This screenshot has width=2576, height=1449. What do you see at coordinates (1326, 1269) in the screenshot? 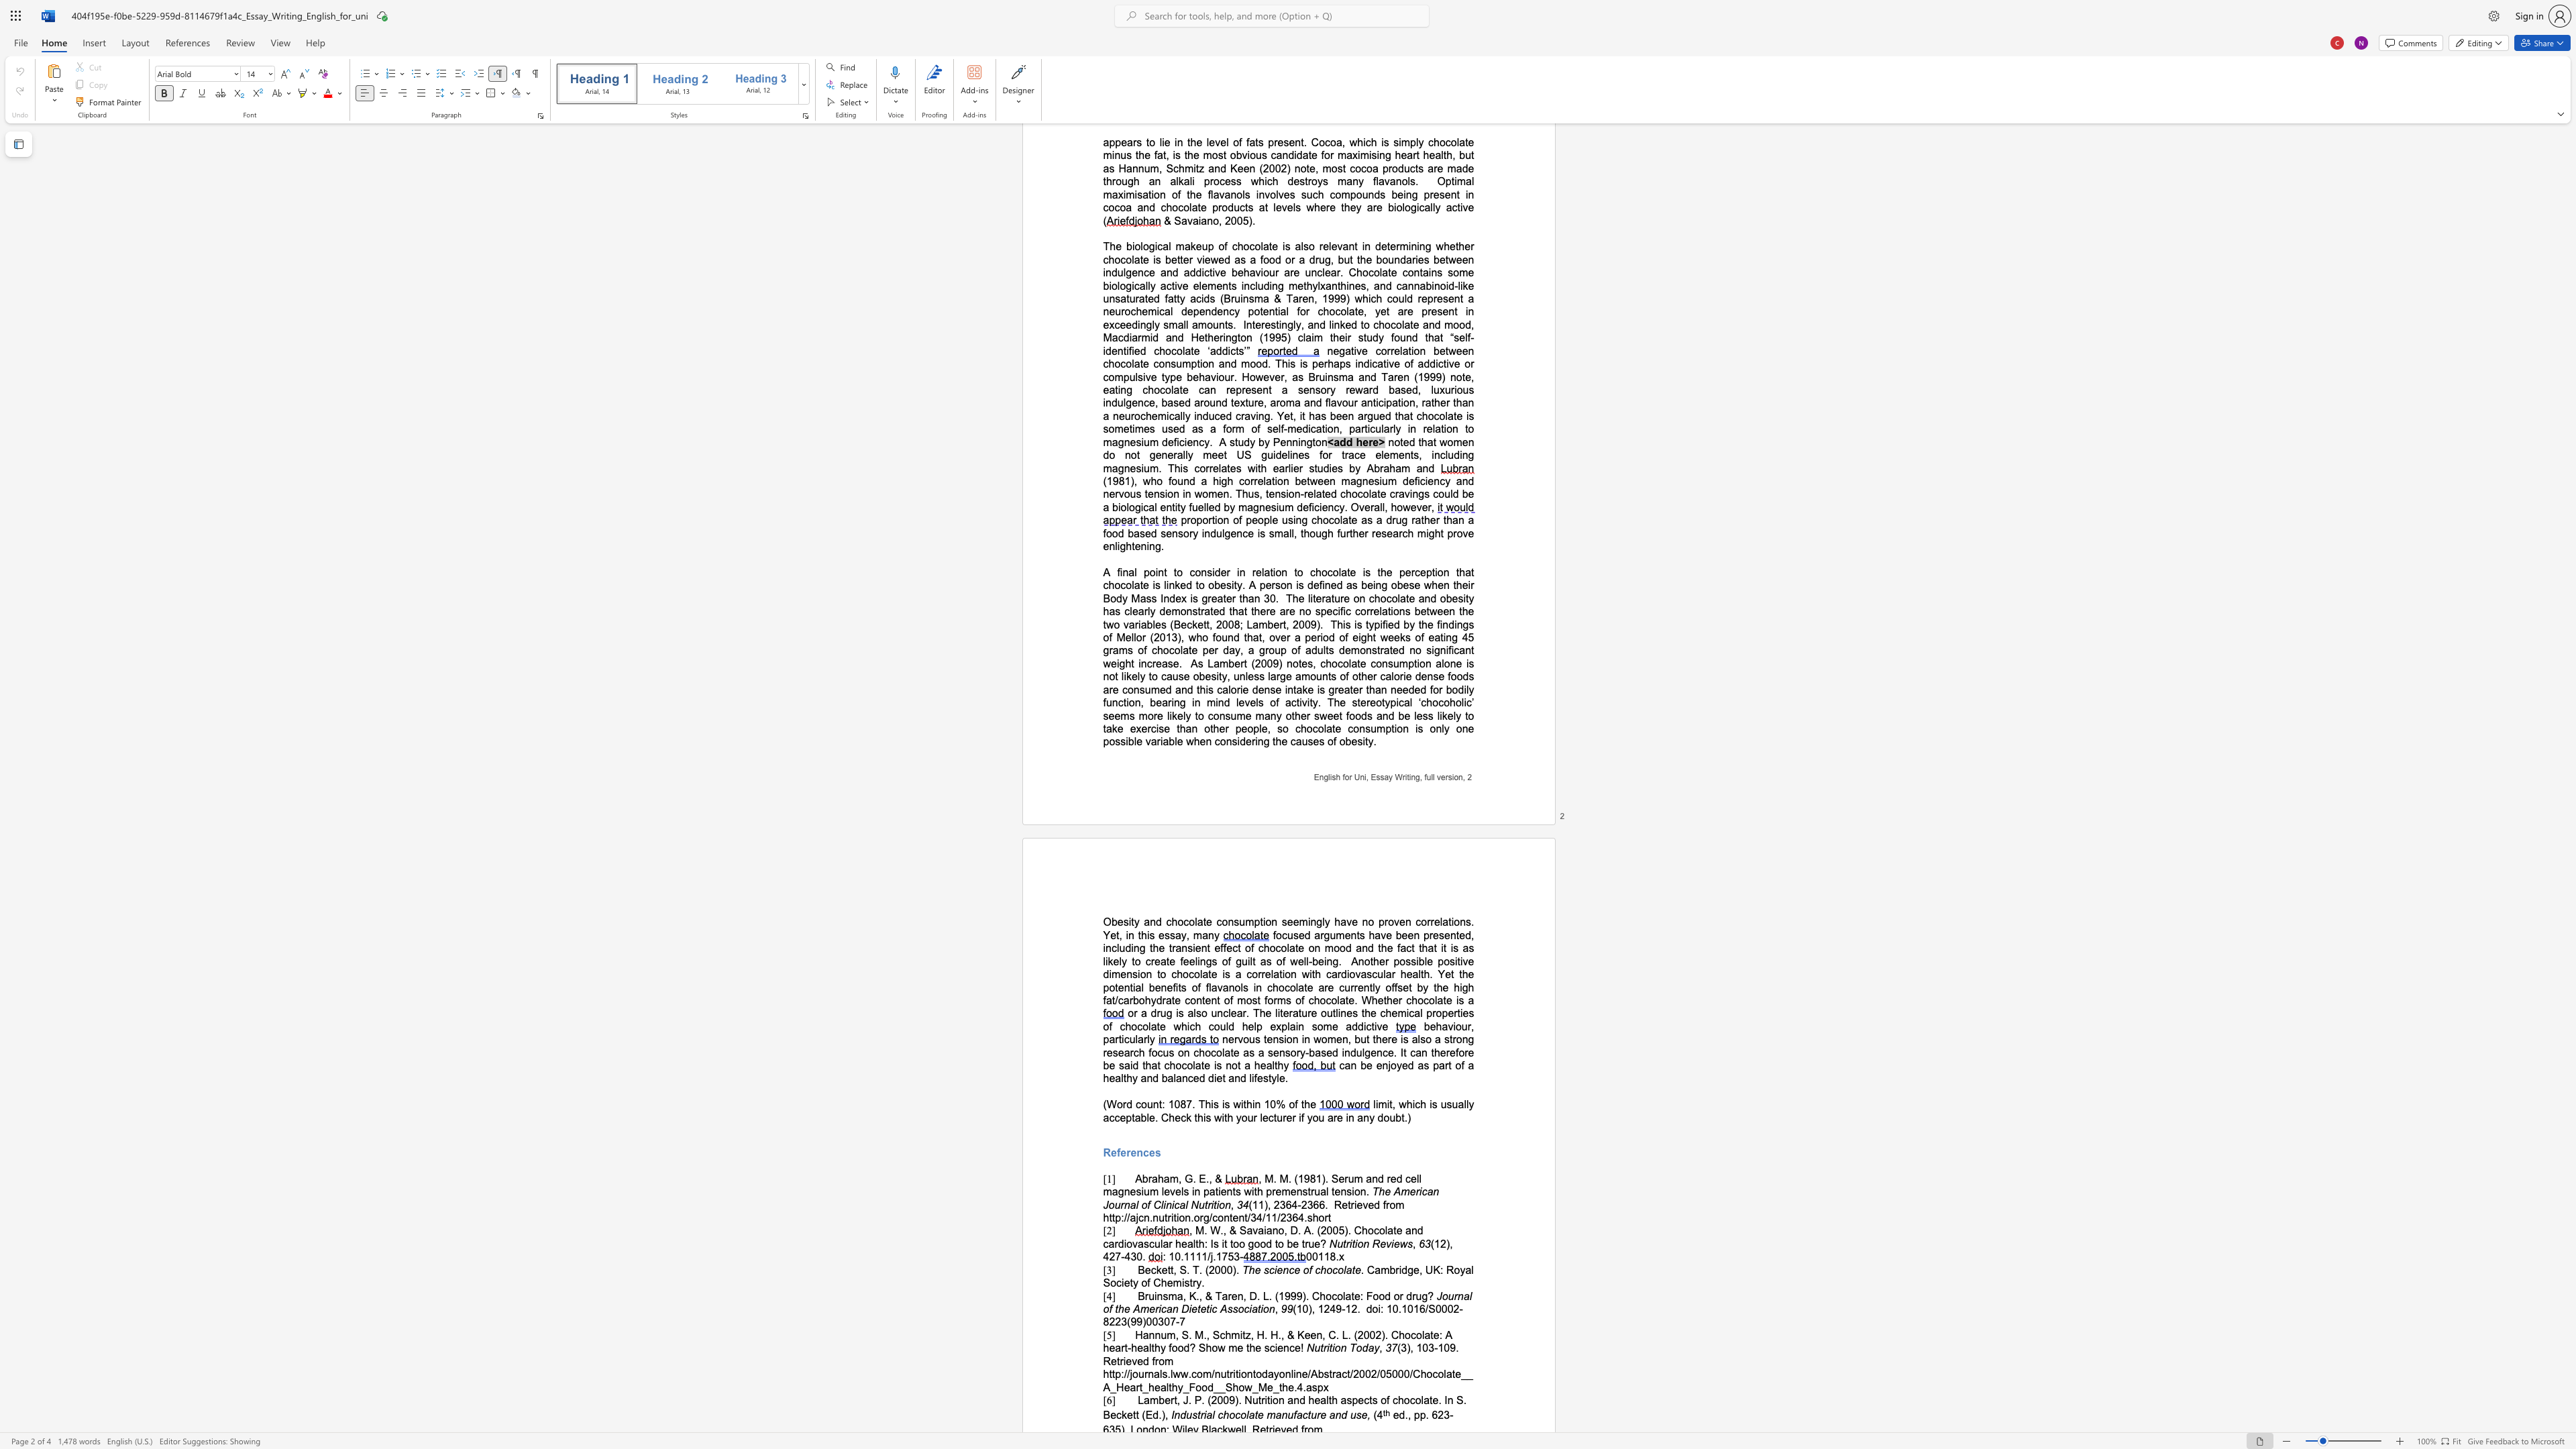
I see `the subset text "ocol" within the text "The science of chocolate"` at bounding box center [1326, 1269].